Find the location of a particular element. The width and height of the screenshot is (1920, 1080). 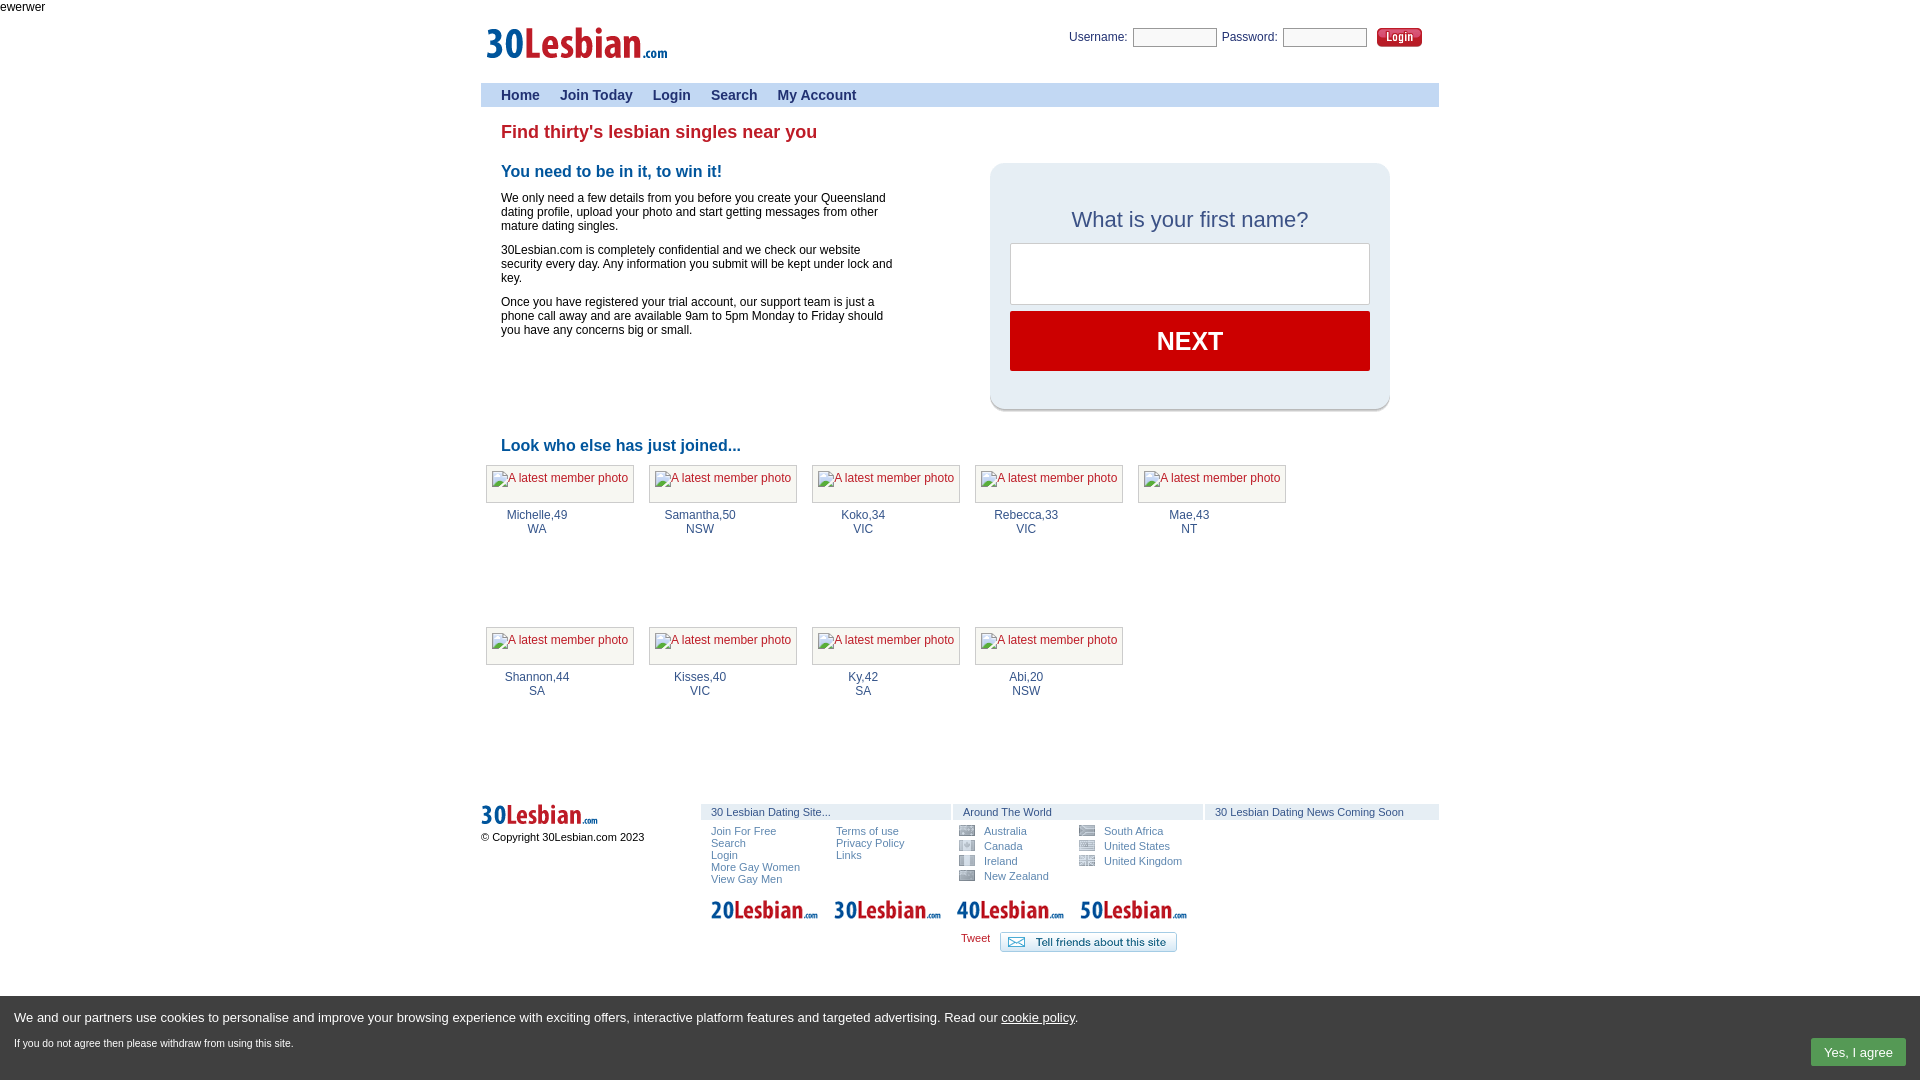

'30 Singles Dating' is located at coordinates (575, 64).